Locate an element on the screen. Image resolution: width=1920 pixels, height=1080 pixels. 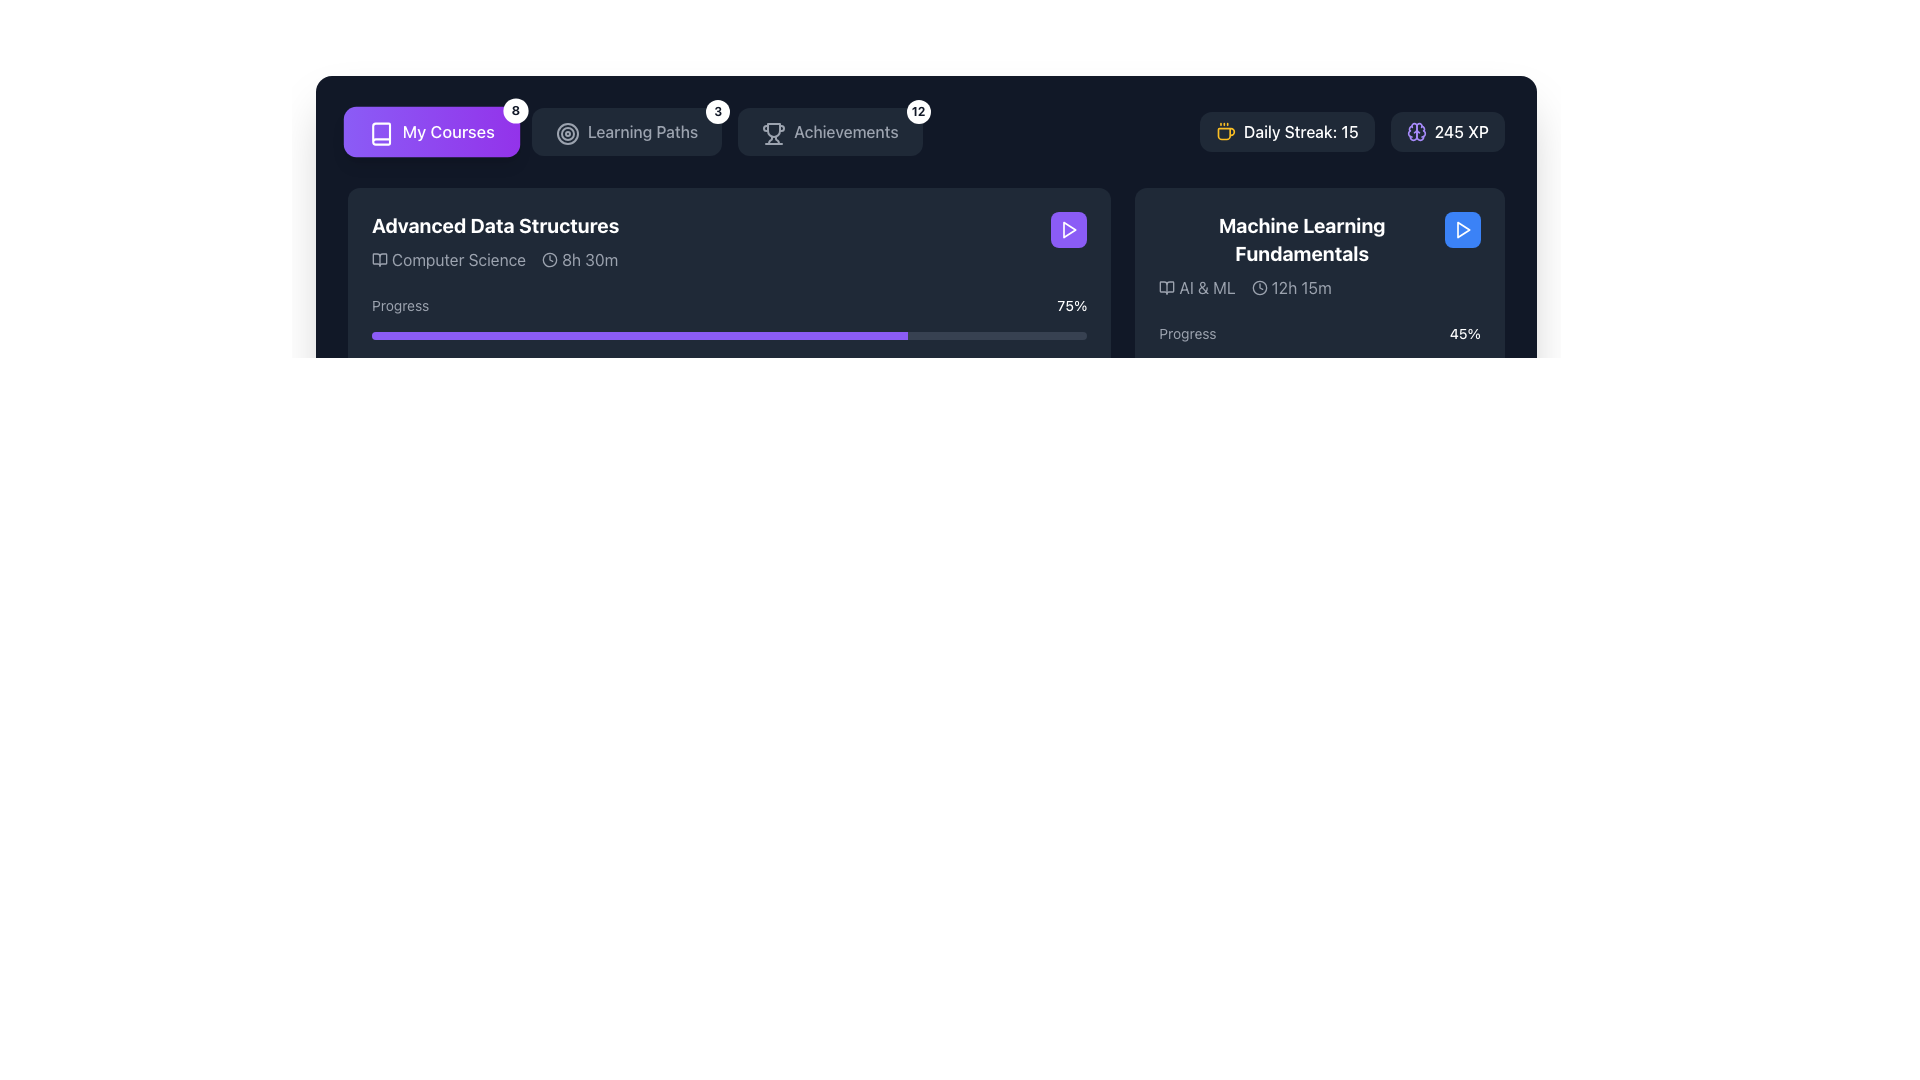
the circular badge overlaying the top-right corner of the 'Learning Paths' button, which displays a count of '3' is located at coordinates (718, 111).